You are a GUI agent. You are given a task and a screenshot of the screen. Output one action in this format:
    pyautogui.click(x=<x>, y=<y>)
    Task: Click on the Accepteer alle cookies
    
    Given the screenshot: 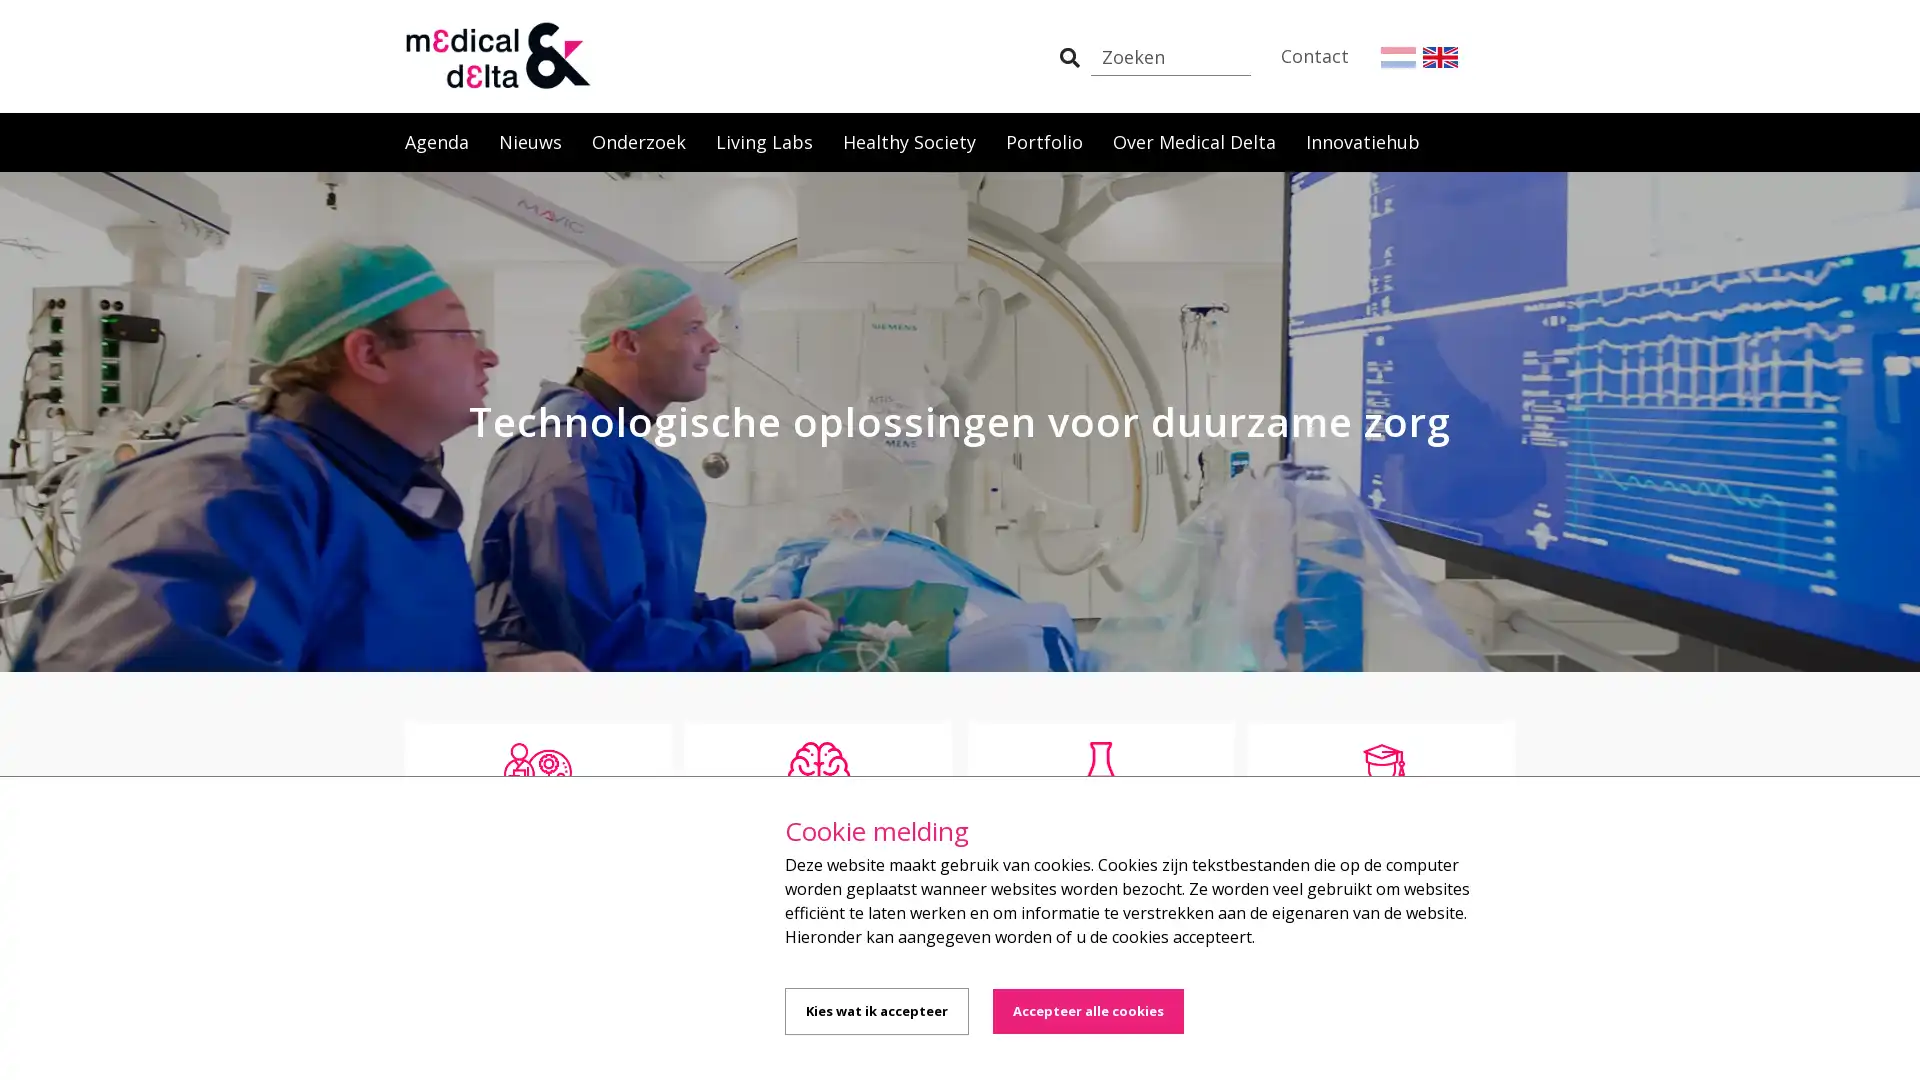 What is the action you would take?
    pyautogui.click(x=1087, y=1011)
    